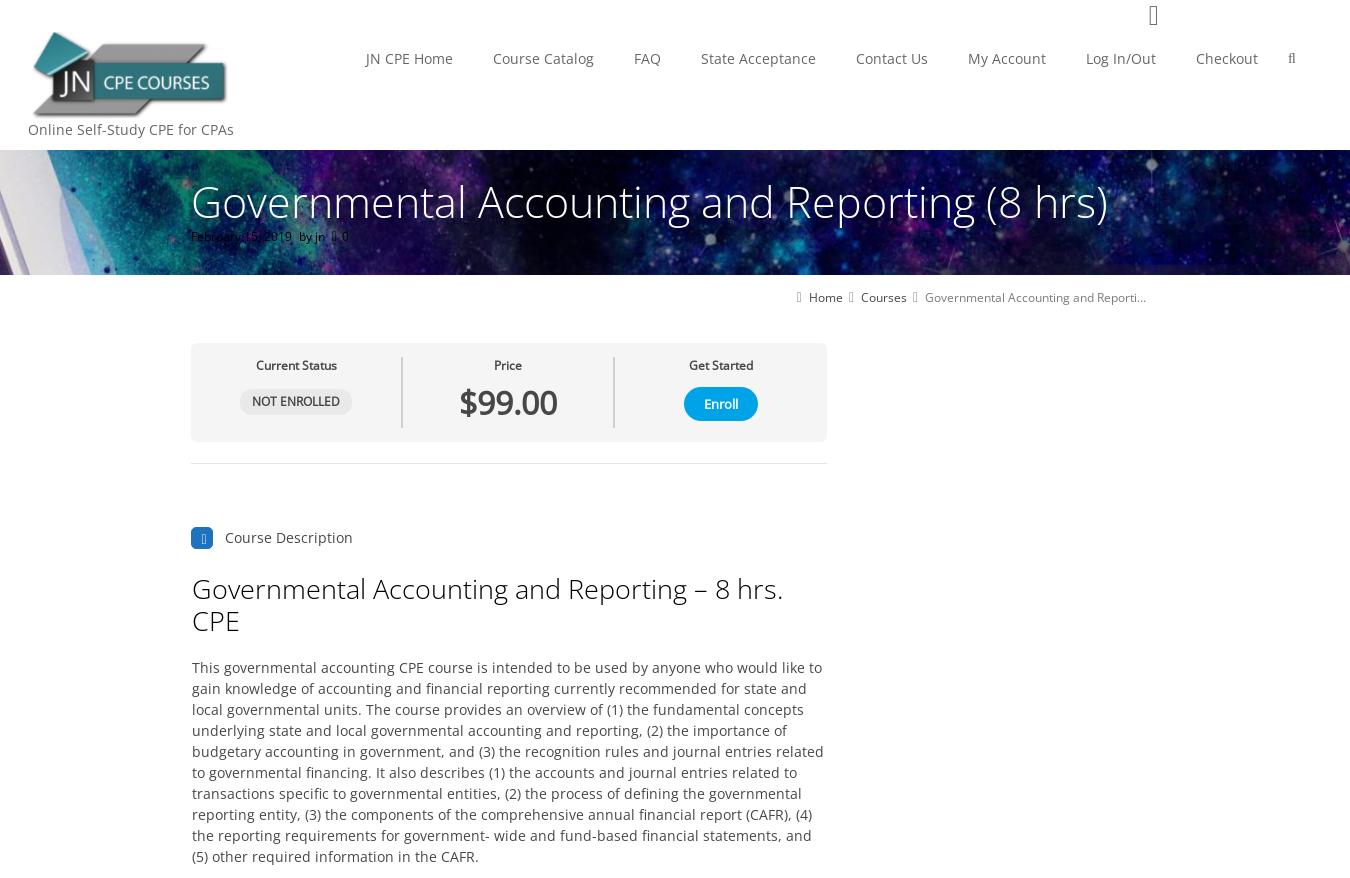 The height and width of the screenshot is (878, 1350). What do you see at coordinates (353, 373) in the screenshot?
I see `'Enroll in this course to get access'` at bounding box center [353, 373].